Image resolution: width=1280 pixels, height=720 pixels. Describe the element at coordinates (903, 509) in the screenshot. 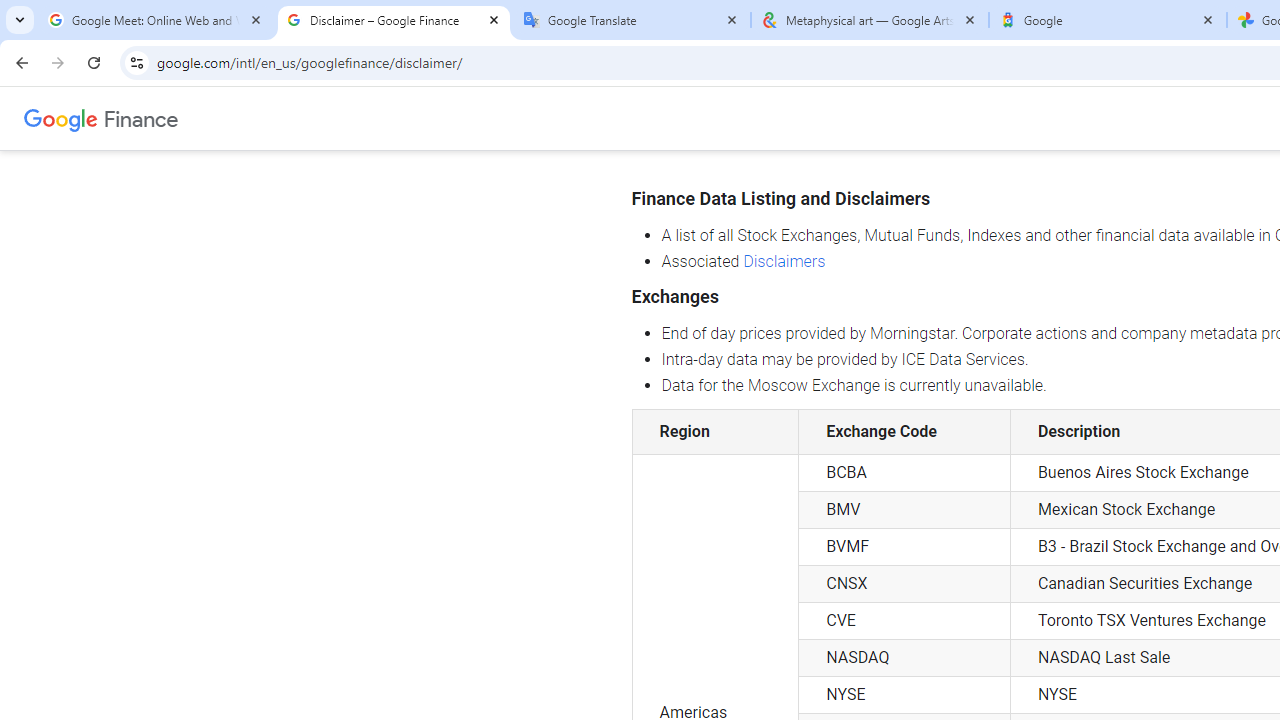

I see `'BMV'` at that location.